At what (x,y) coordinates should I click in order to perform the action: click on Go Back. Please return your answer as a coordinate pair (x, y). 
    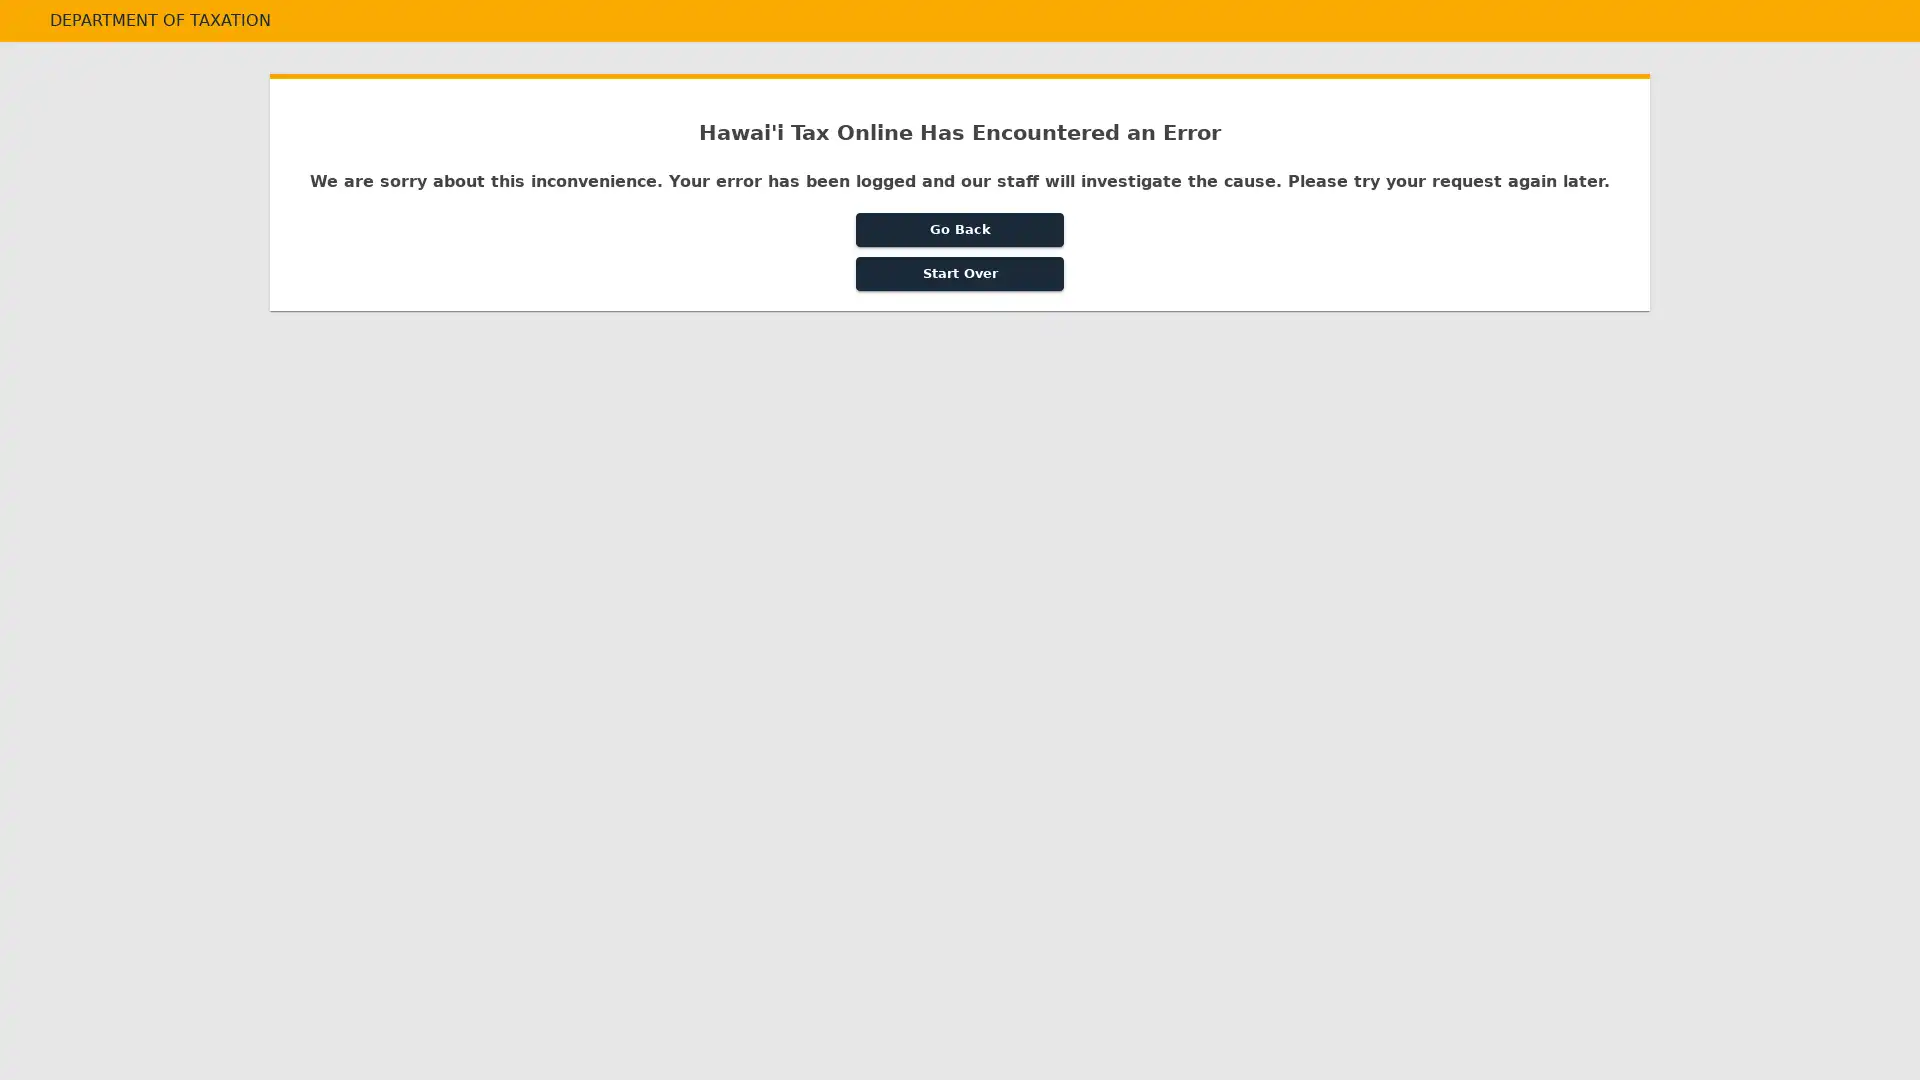
    Looking at the image, I should click on (960, 229).